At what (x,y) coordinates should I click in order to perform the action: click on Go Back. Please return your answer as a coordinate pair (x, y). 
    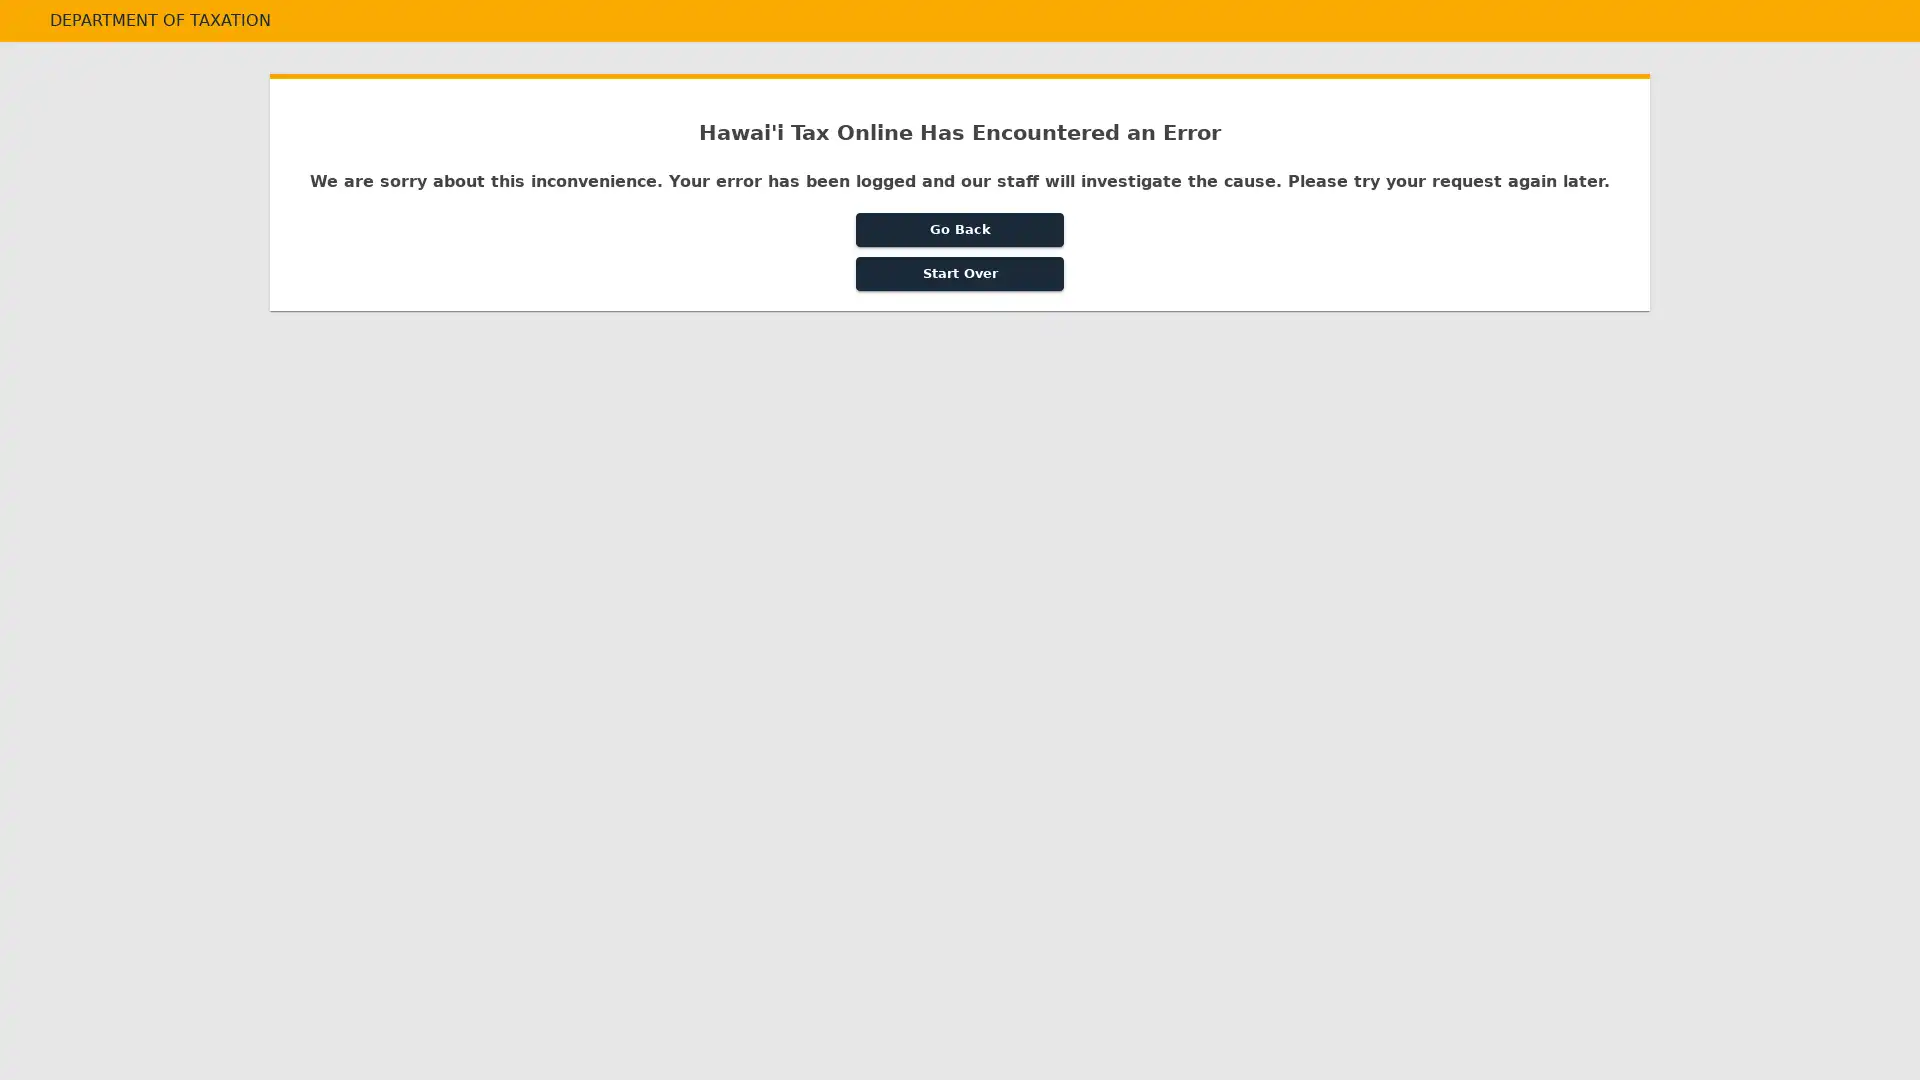
    Looking at the image, I should click on (960, 229).